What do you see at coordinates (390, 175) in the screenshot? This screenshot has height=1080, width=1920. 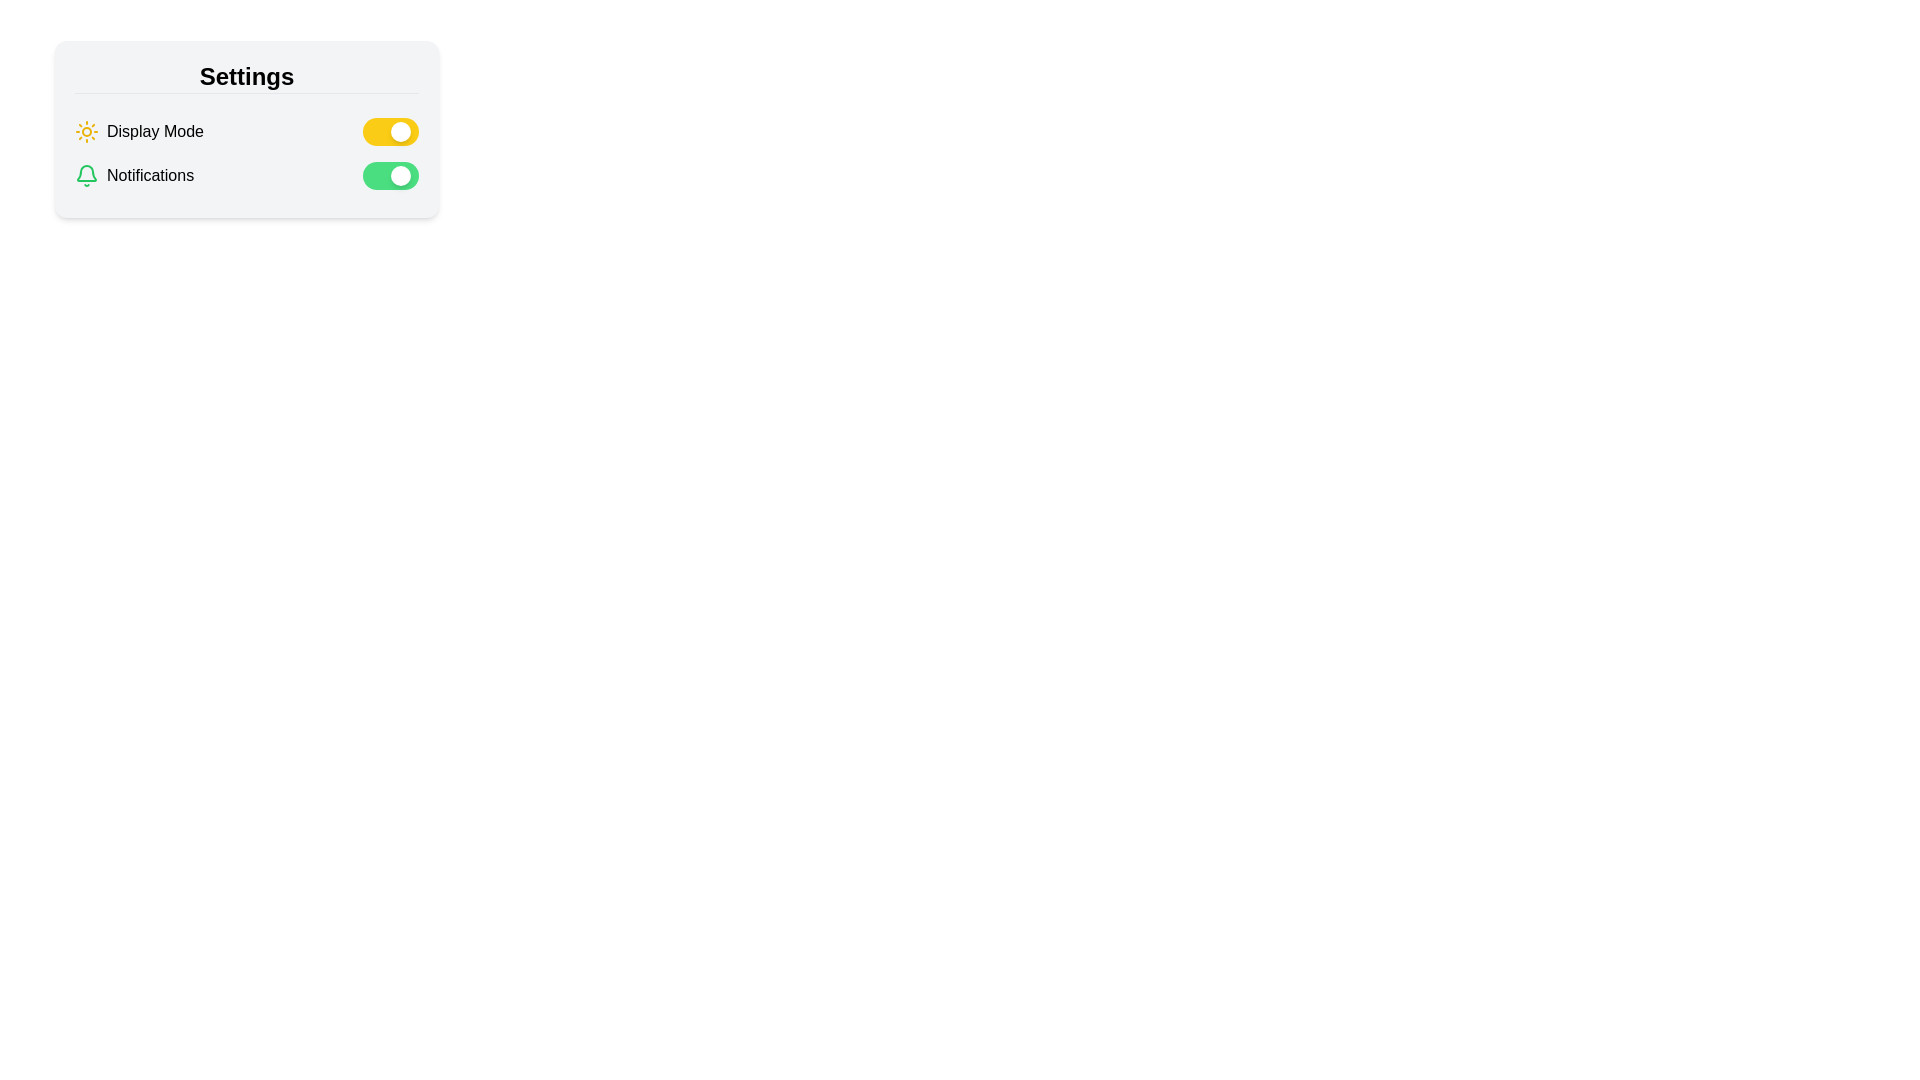 I see `the rounded toggle switch for the 'Notifications' setting, which has a green background and a white circular knob on the right side` at bounding box center [390, 175].